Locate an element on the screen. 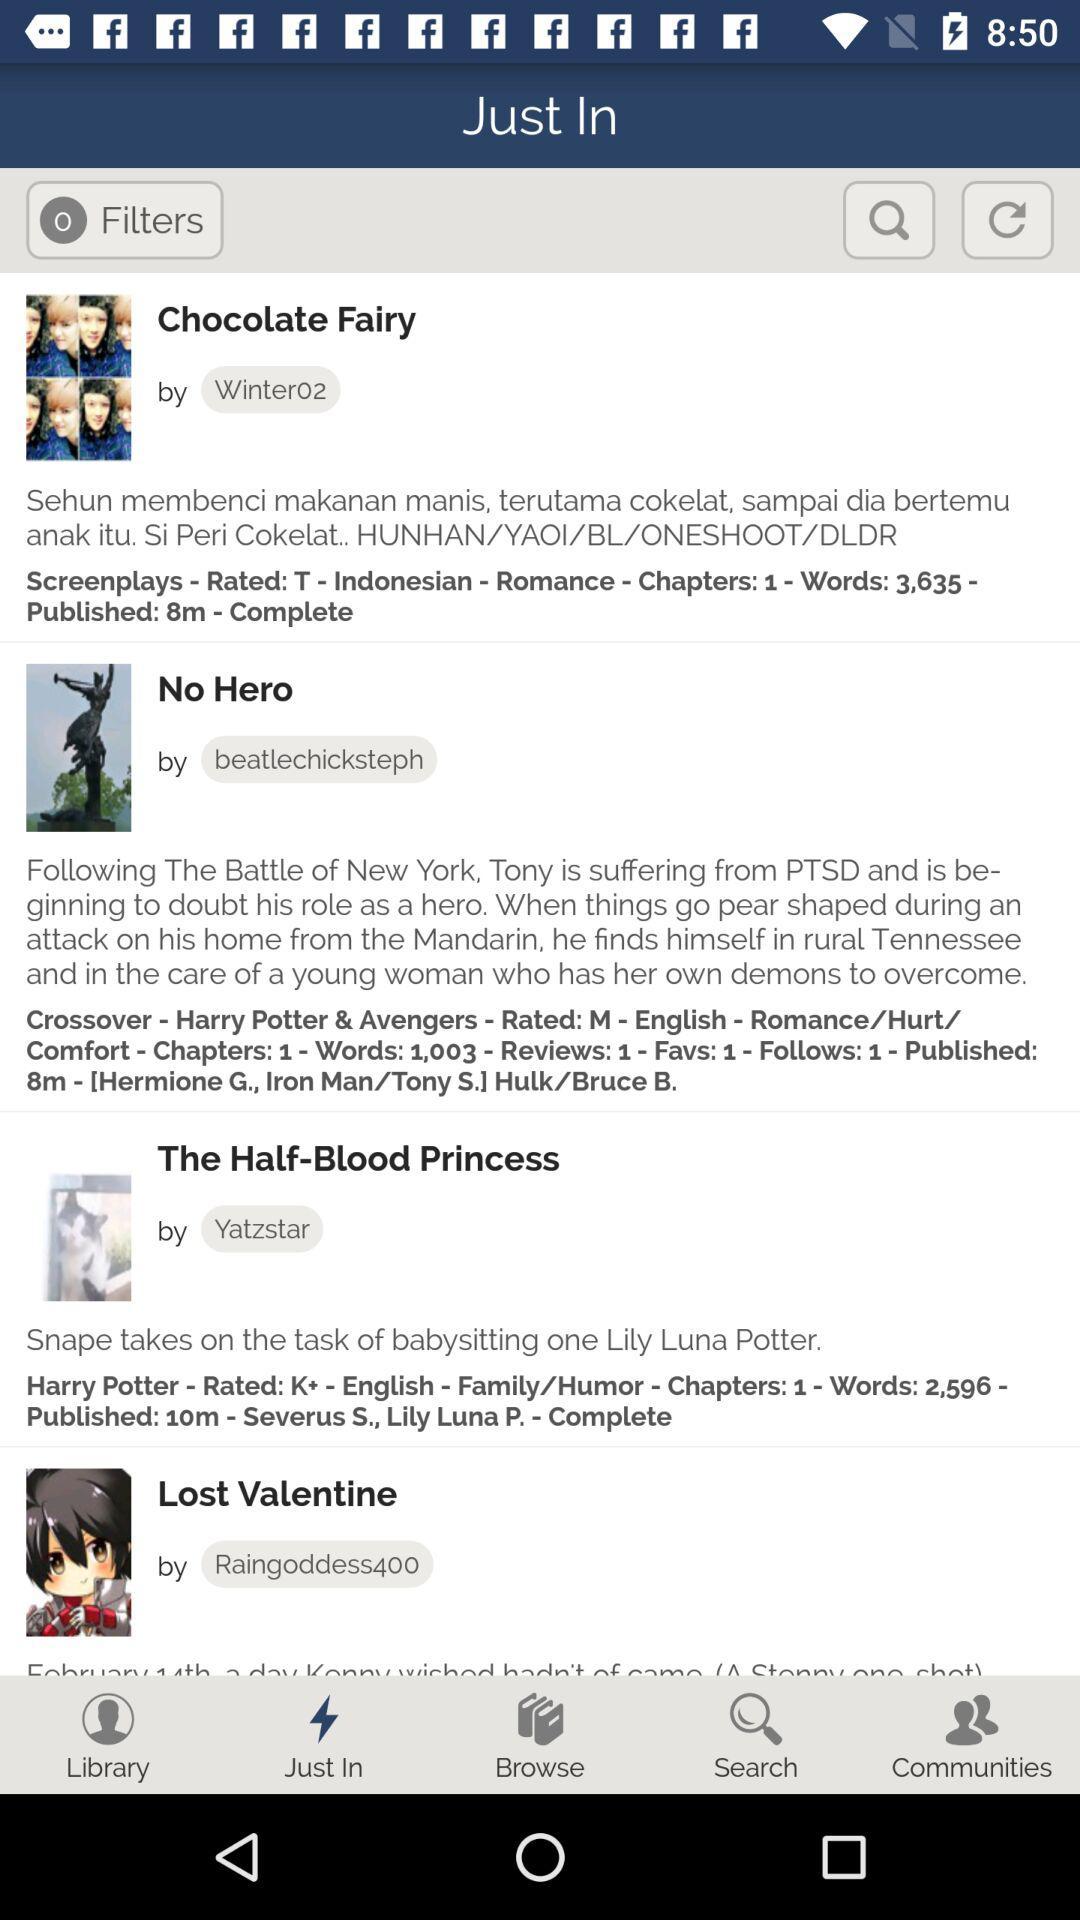 This screenshot has width=1080, height=1920. icon above crossover harry potter is located at coordinates (540, 920).